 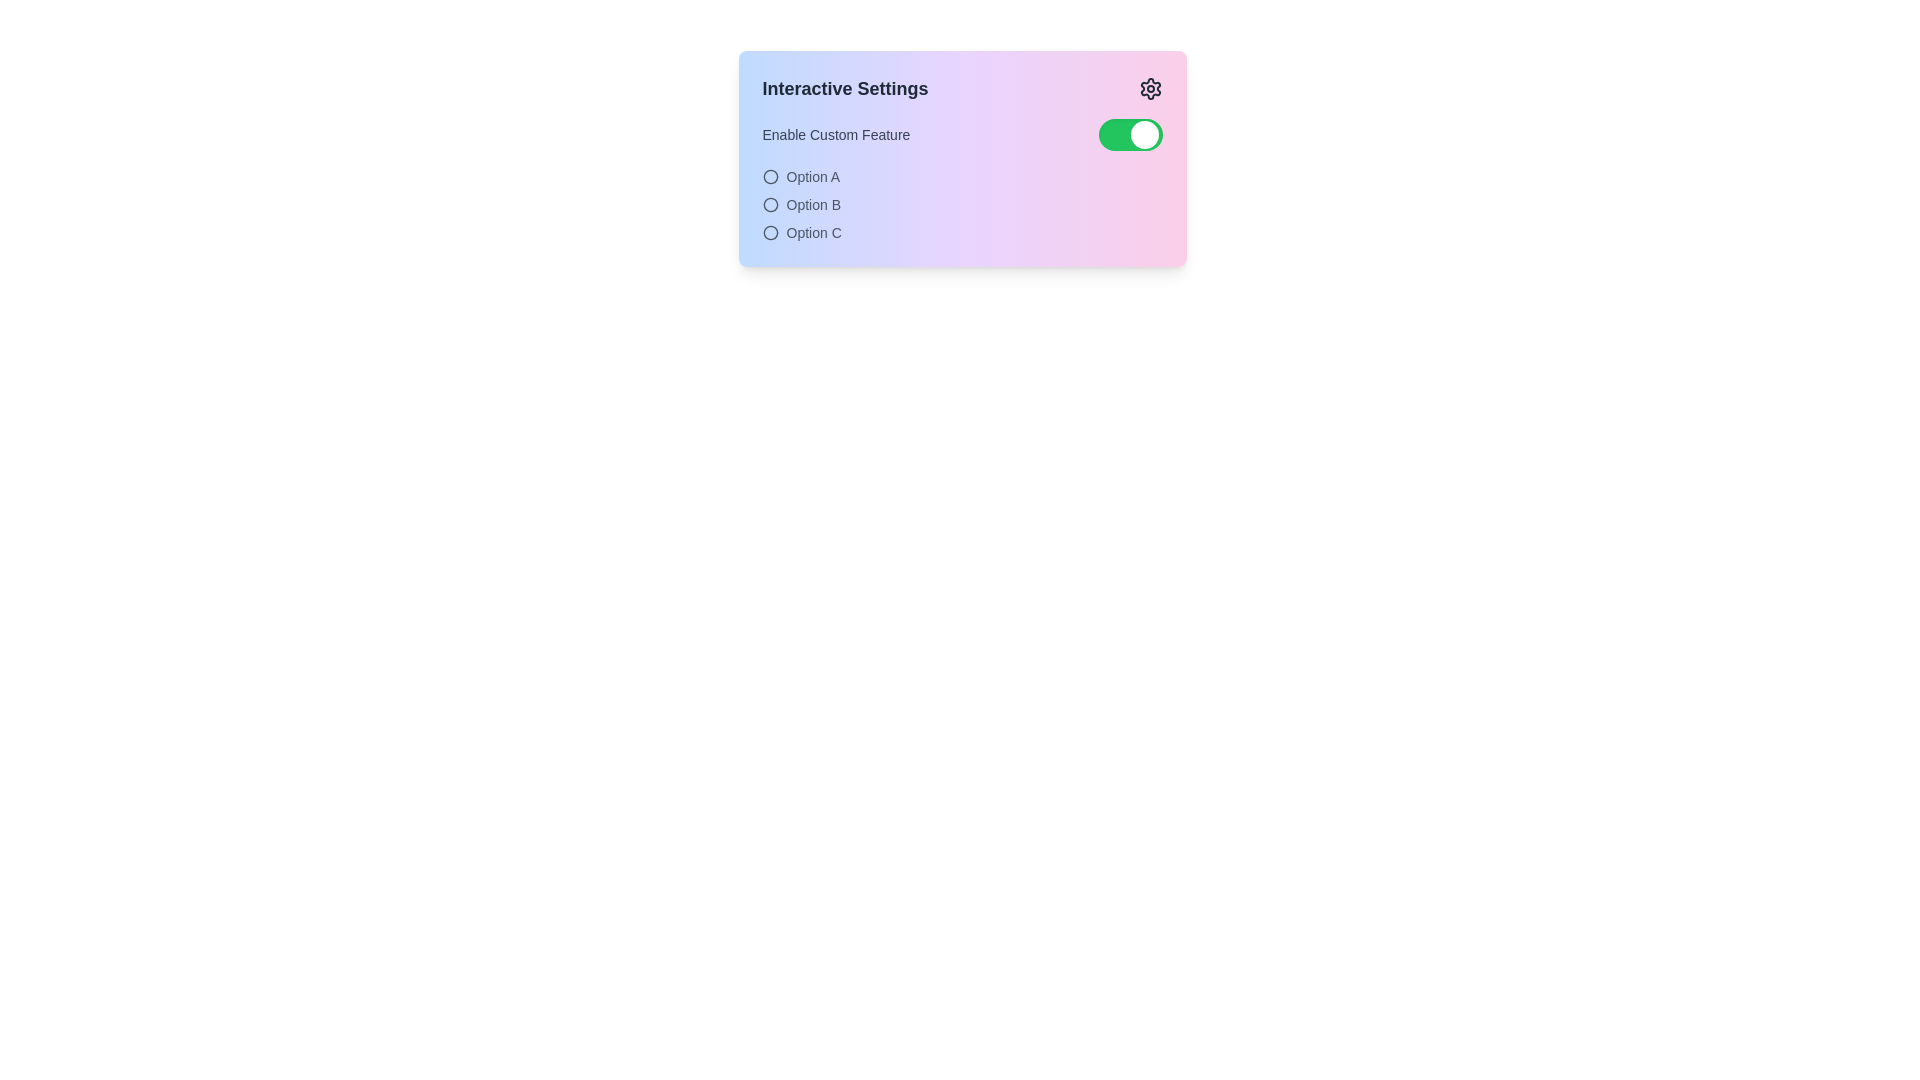 I want to click on the radio button labeled 'Option B', so click(x=962, y=204).